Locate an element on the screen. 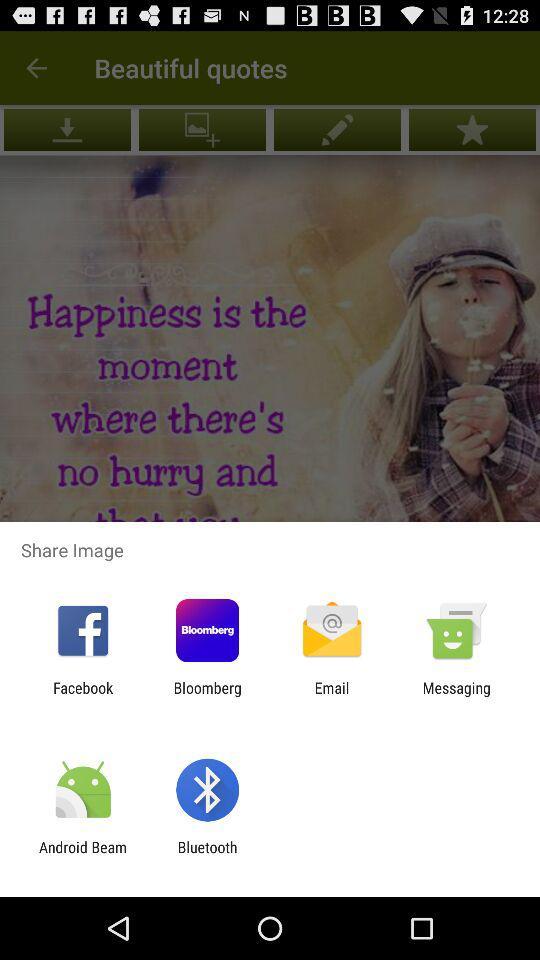 This screenshot has width=540, height=960. the messaging app is located at coordinates (456, 696).